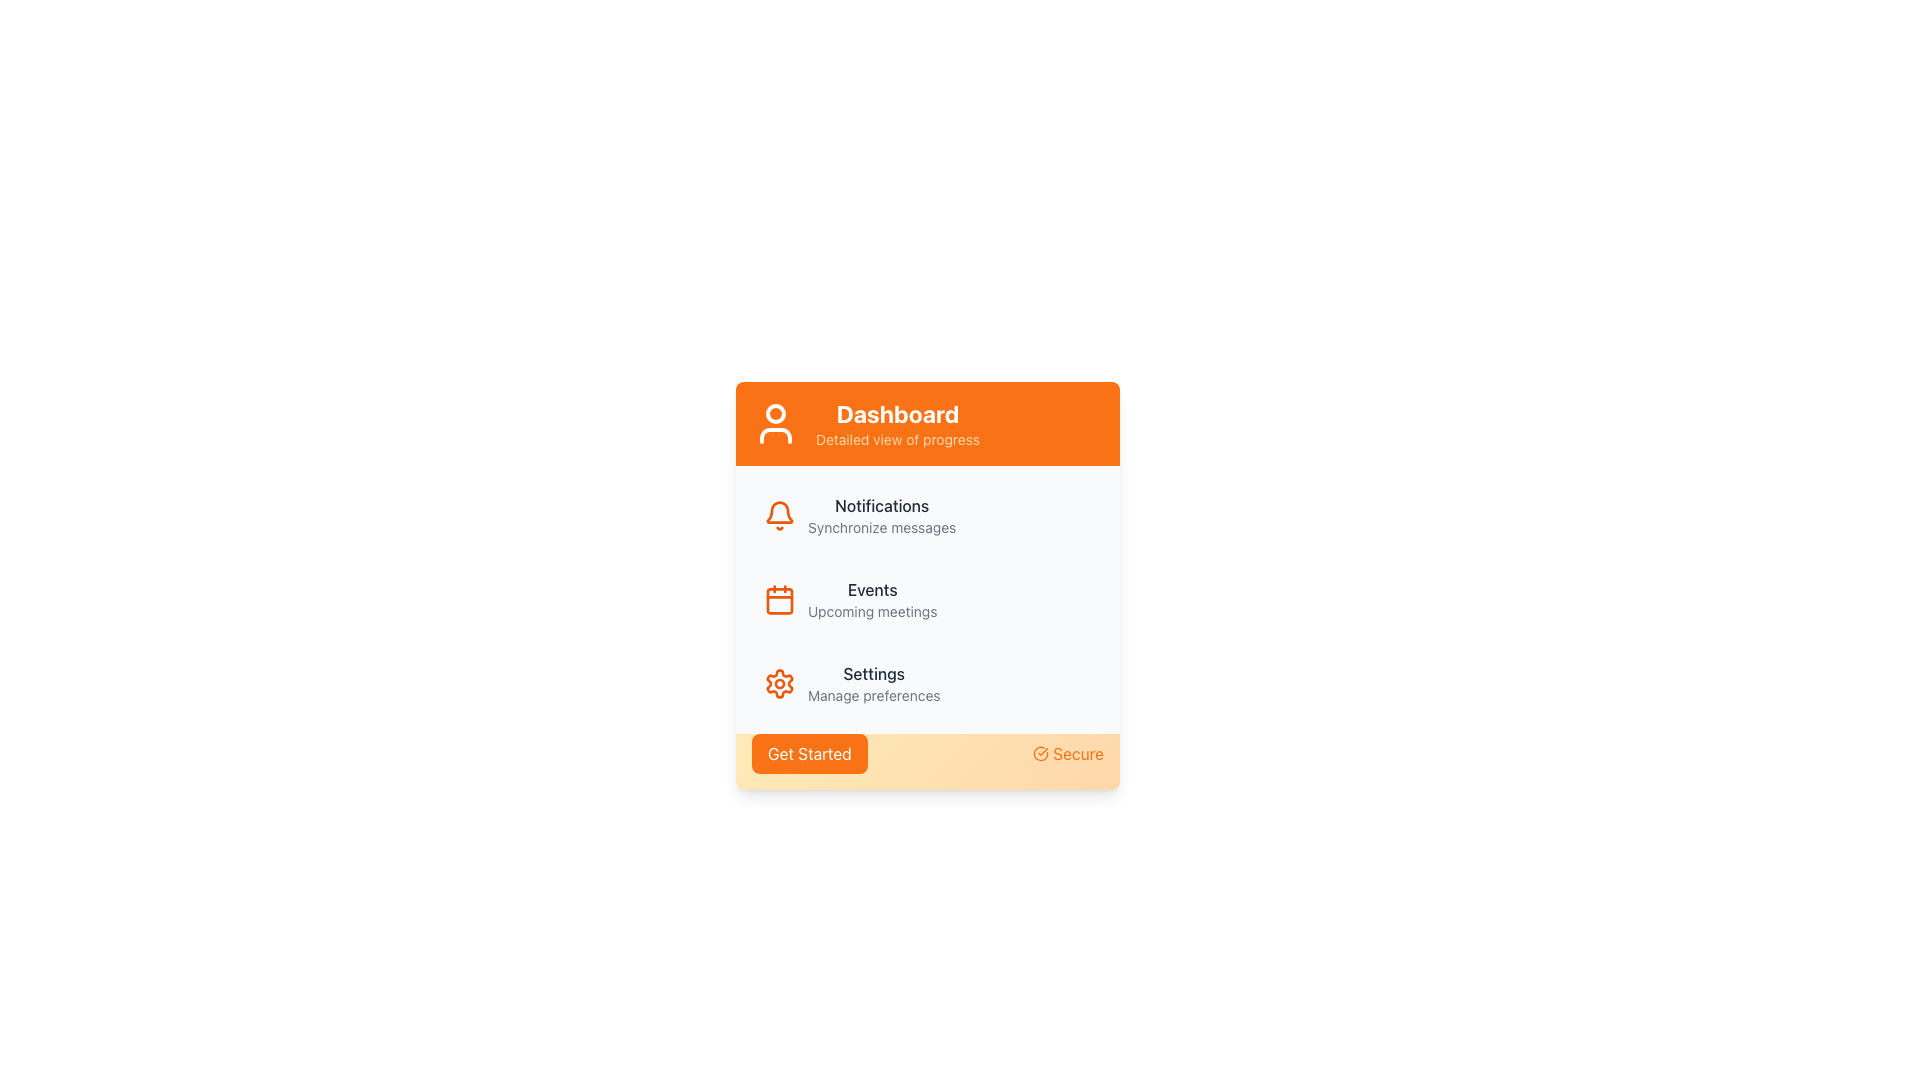  Describe the element at coordinates (896, 423) in the screenshot. I see `the 'Dashboard' header text component located within the small orange banner at the top of the card interface, adjacent to the user silhouette icon` at that location.